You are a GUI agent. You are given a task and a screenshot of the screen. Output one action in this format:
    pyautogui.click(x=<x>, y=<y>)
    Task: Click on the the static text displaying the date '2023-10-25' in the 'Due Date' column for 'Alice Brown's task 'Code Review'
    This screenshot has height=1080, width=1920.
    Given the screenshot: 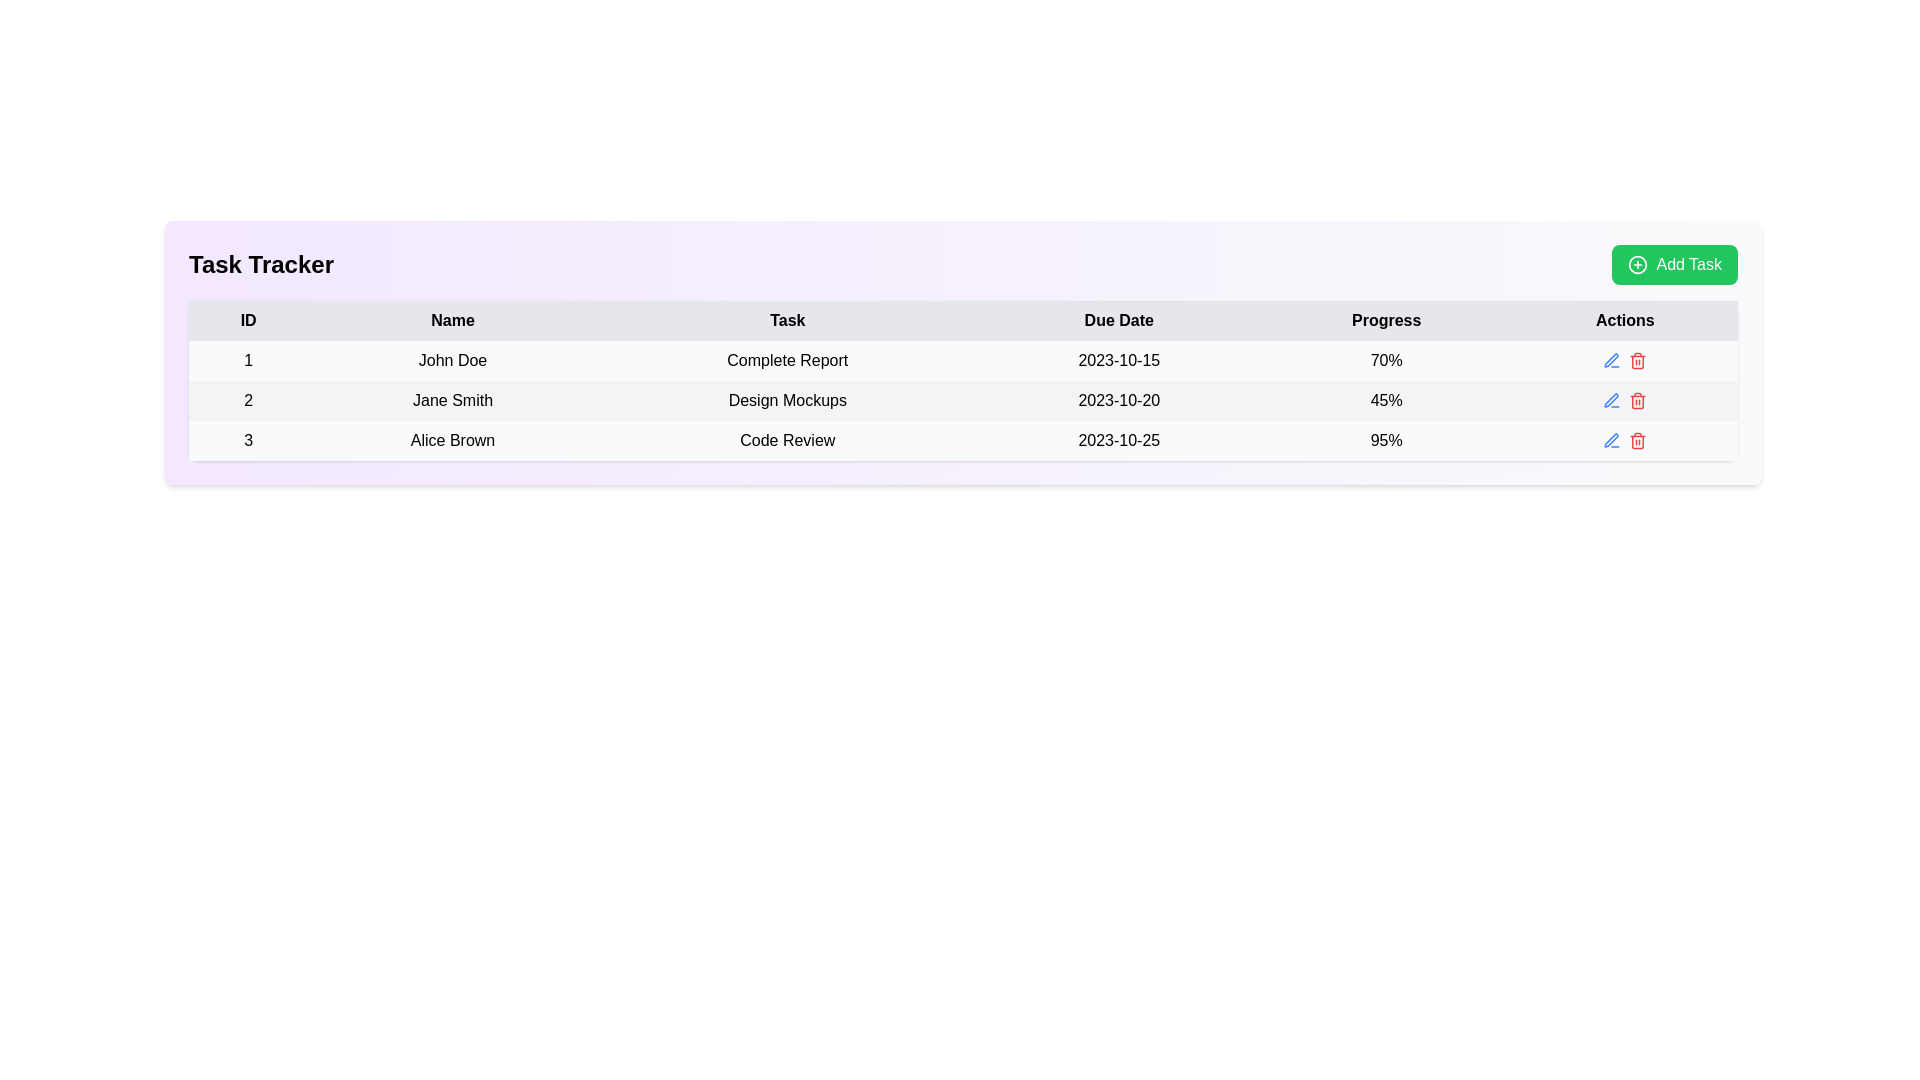 What is the action you would take?
    pyautogui.click(x=1118, y=439)
    